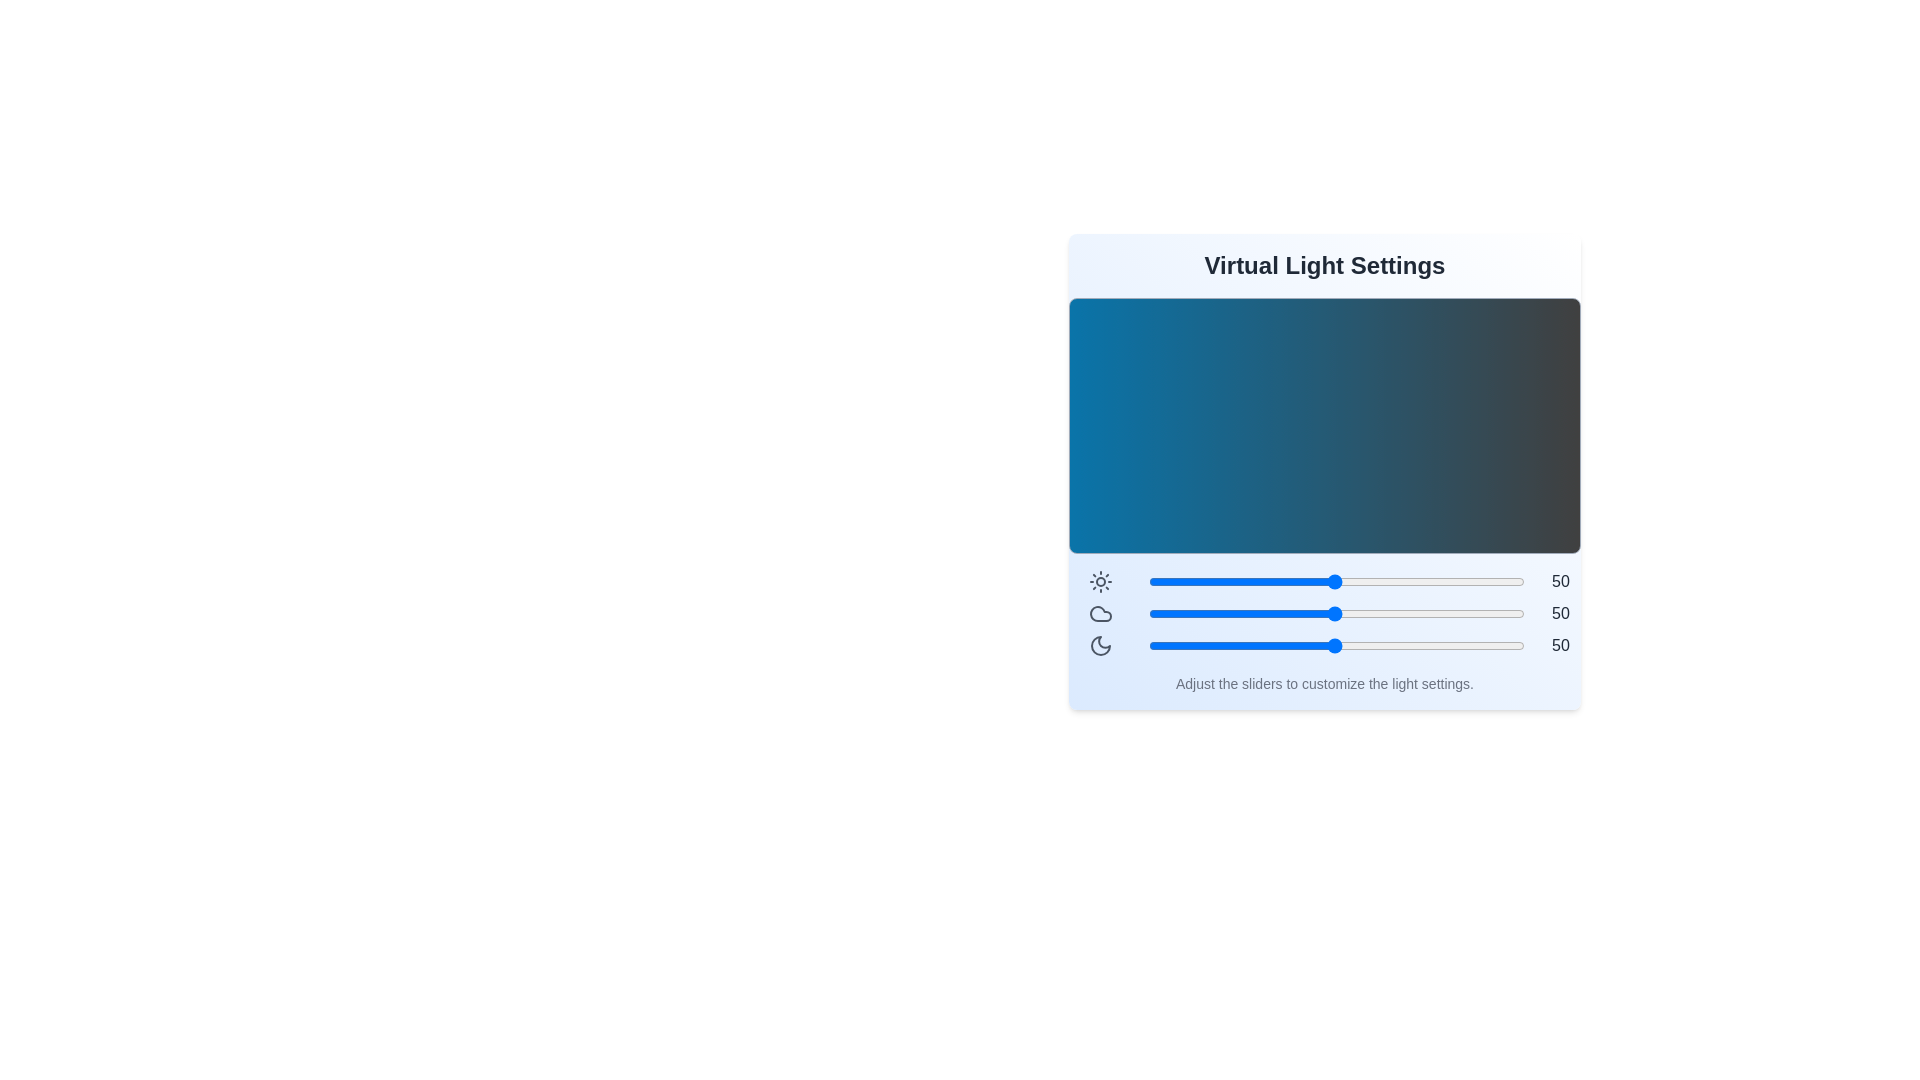 The width and height of the screenshot is (1920, 1080). Describe the element at coordinates (1383, 645) in the screenshot. I see `the saturation slider to 63` at that location.